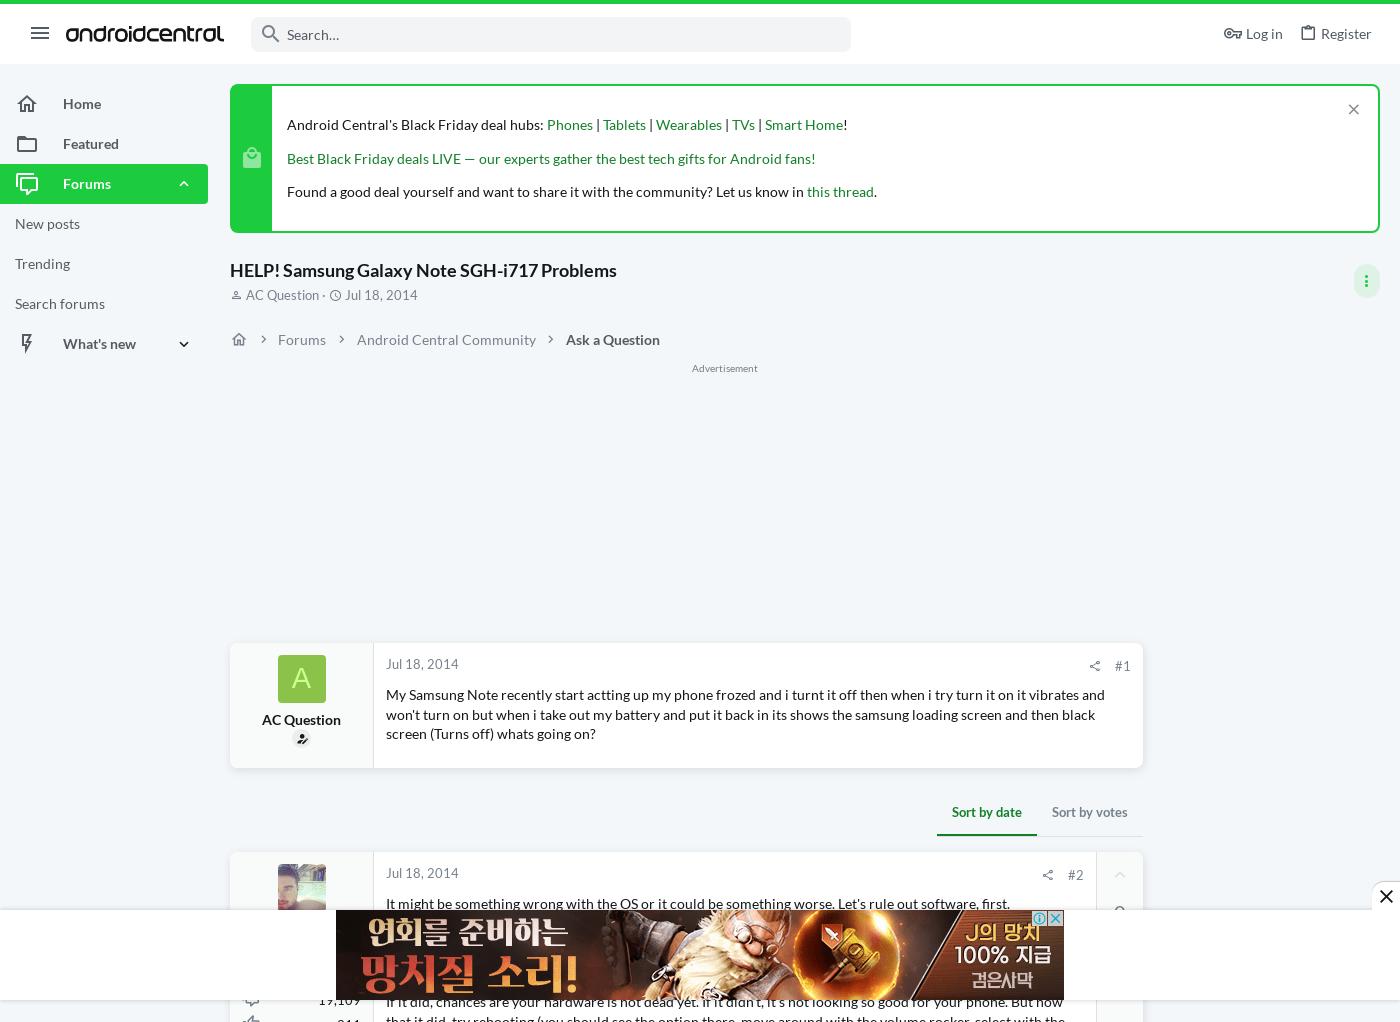 This screenshot has height=1022, width=1400. I want to click on 'What's new', so click(99, 343).